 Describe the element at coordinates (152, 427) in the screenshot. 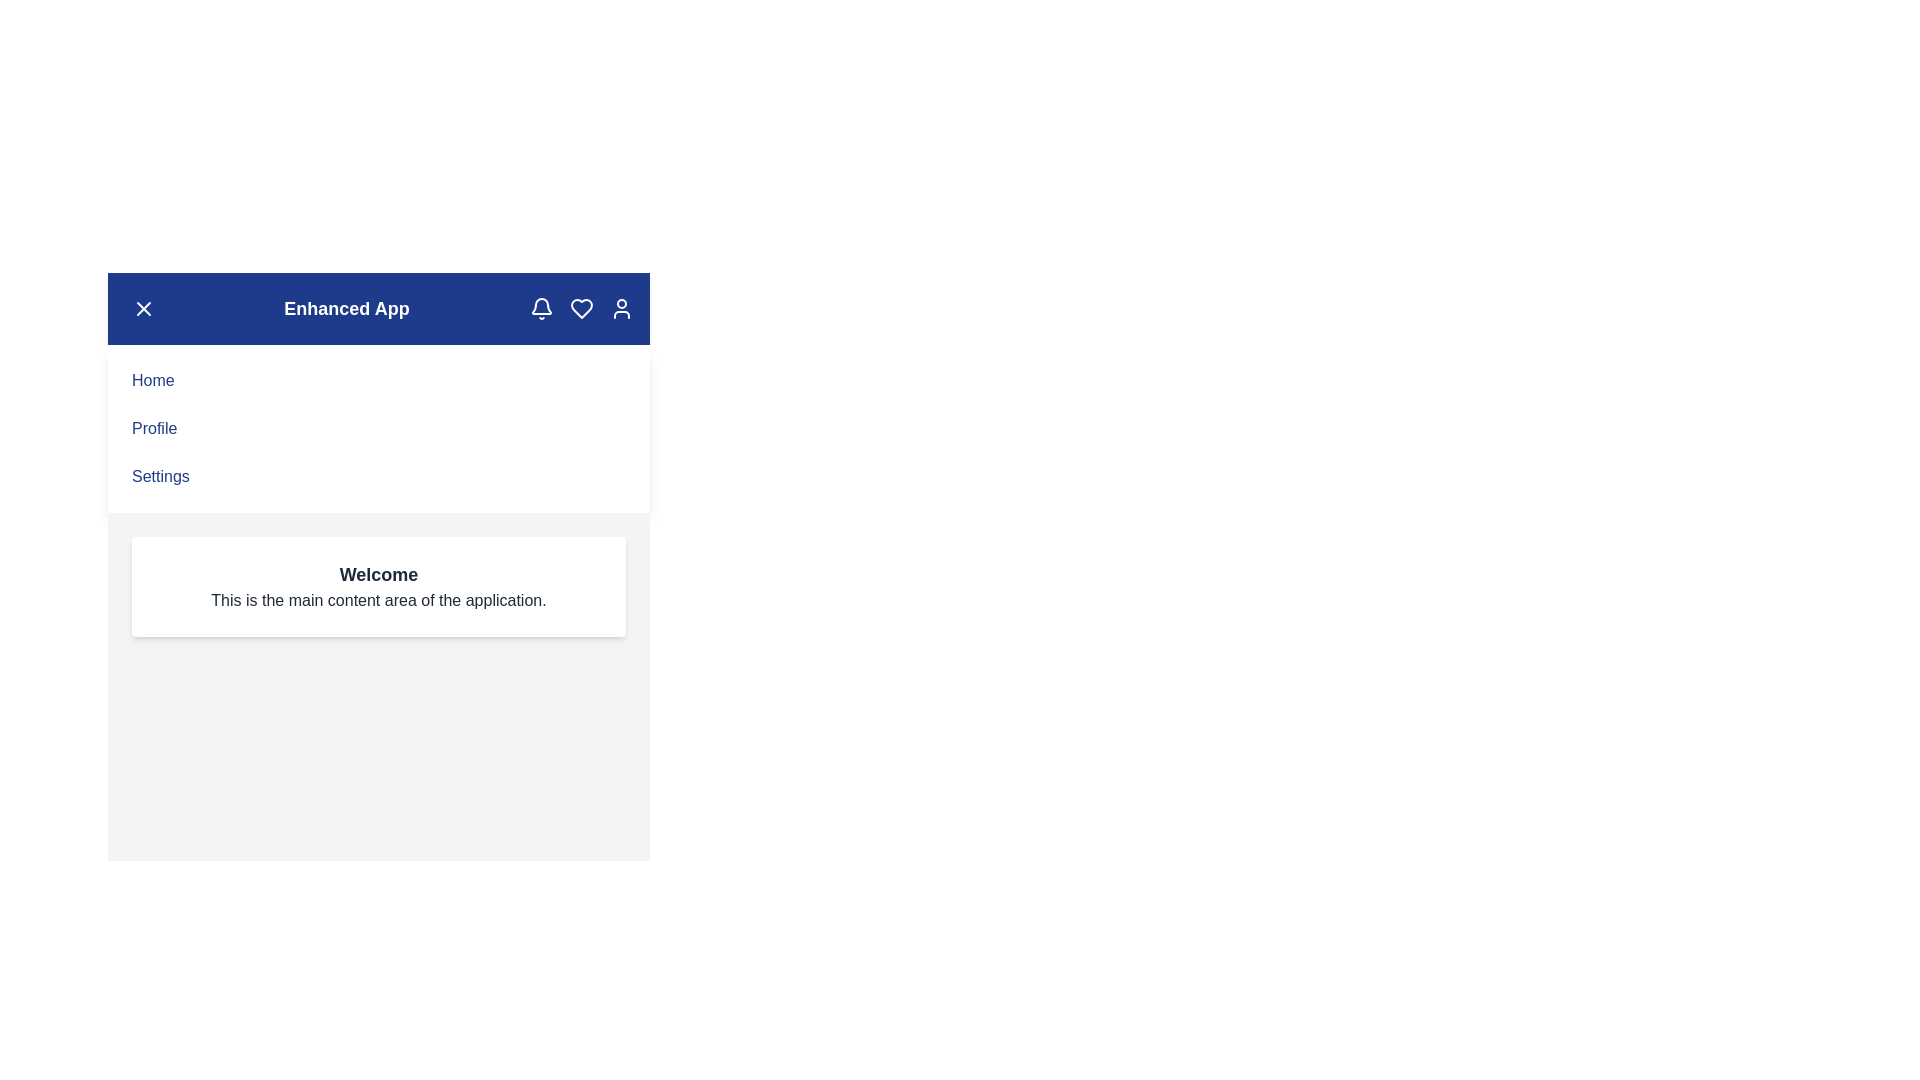

I see `the 'Profile' menu item to navigate to the 'Profile' section` at that location.